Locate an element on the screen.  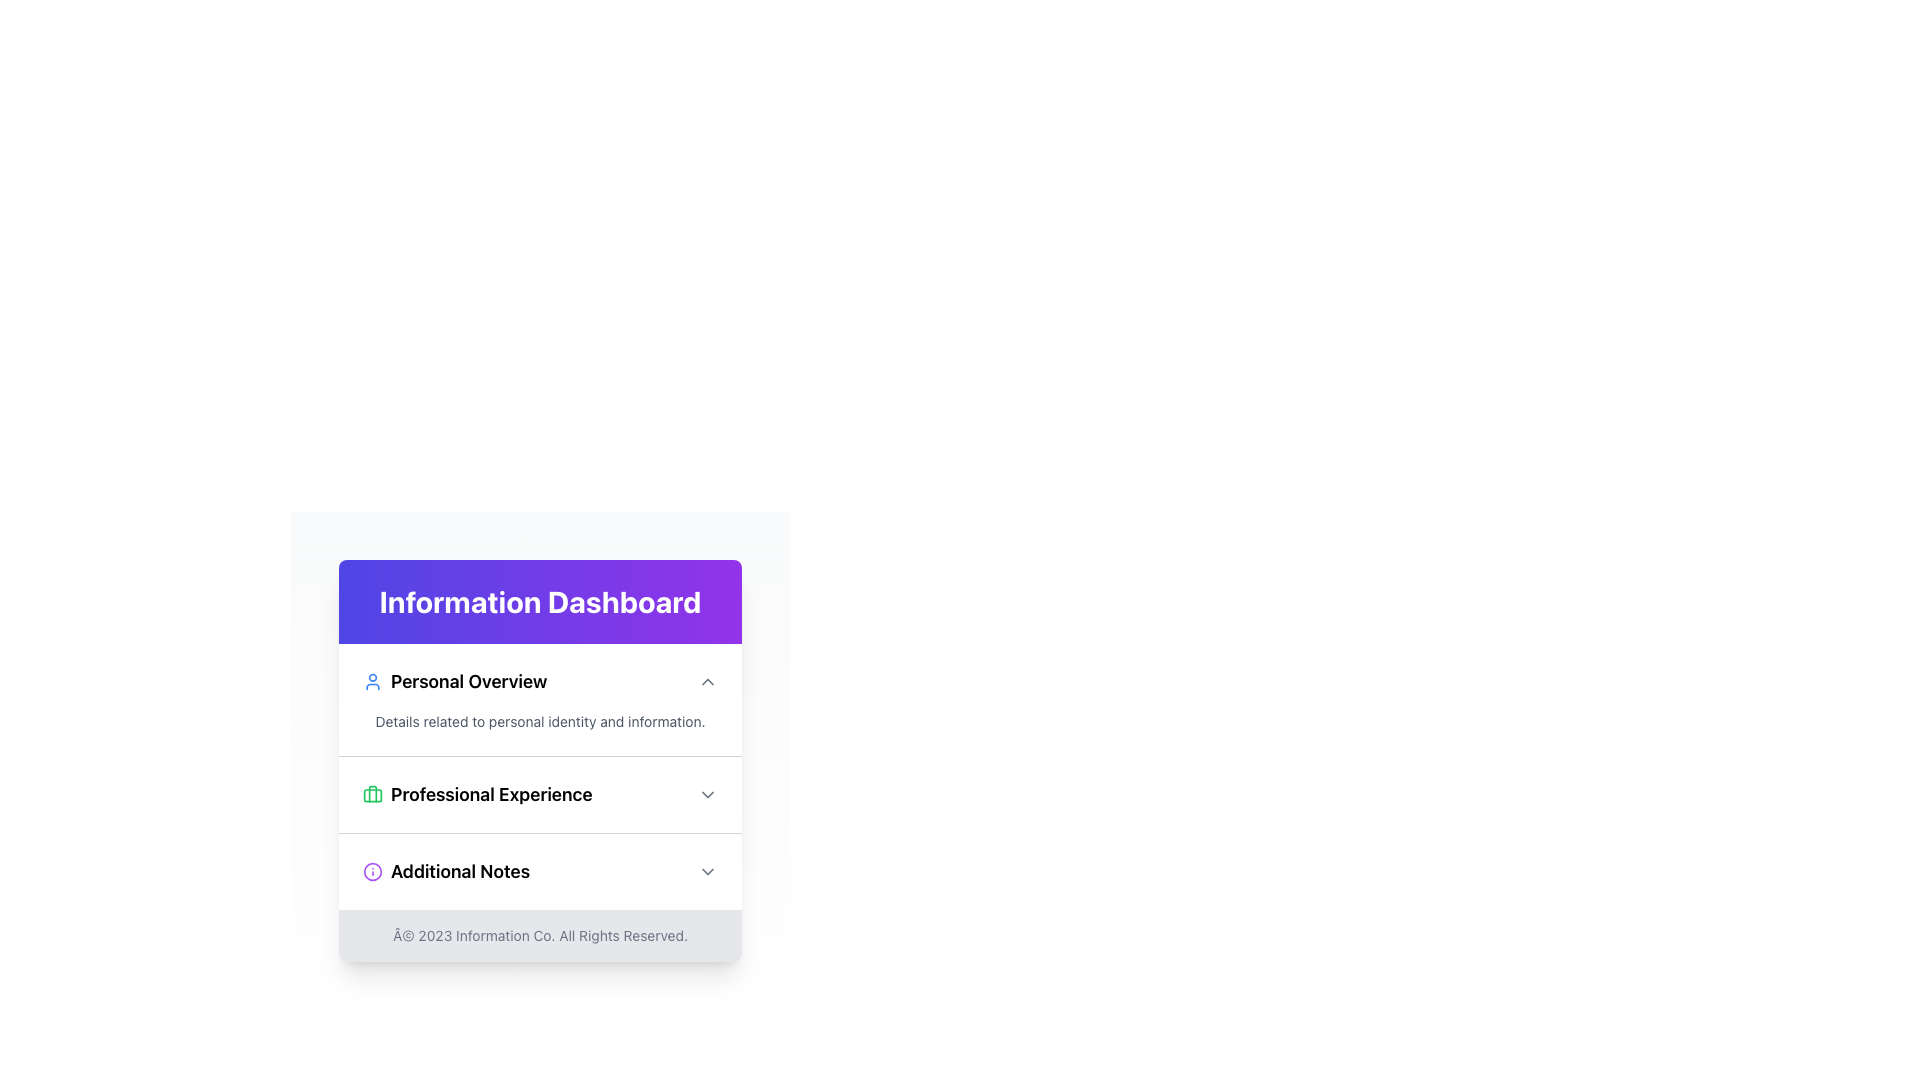
the 'Additional Notes' text label, which is the last item in a vertical list of collapsible sections below 'Personal Overview' and 'Professional Experience' is located at coordinates (445, 870).